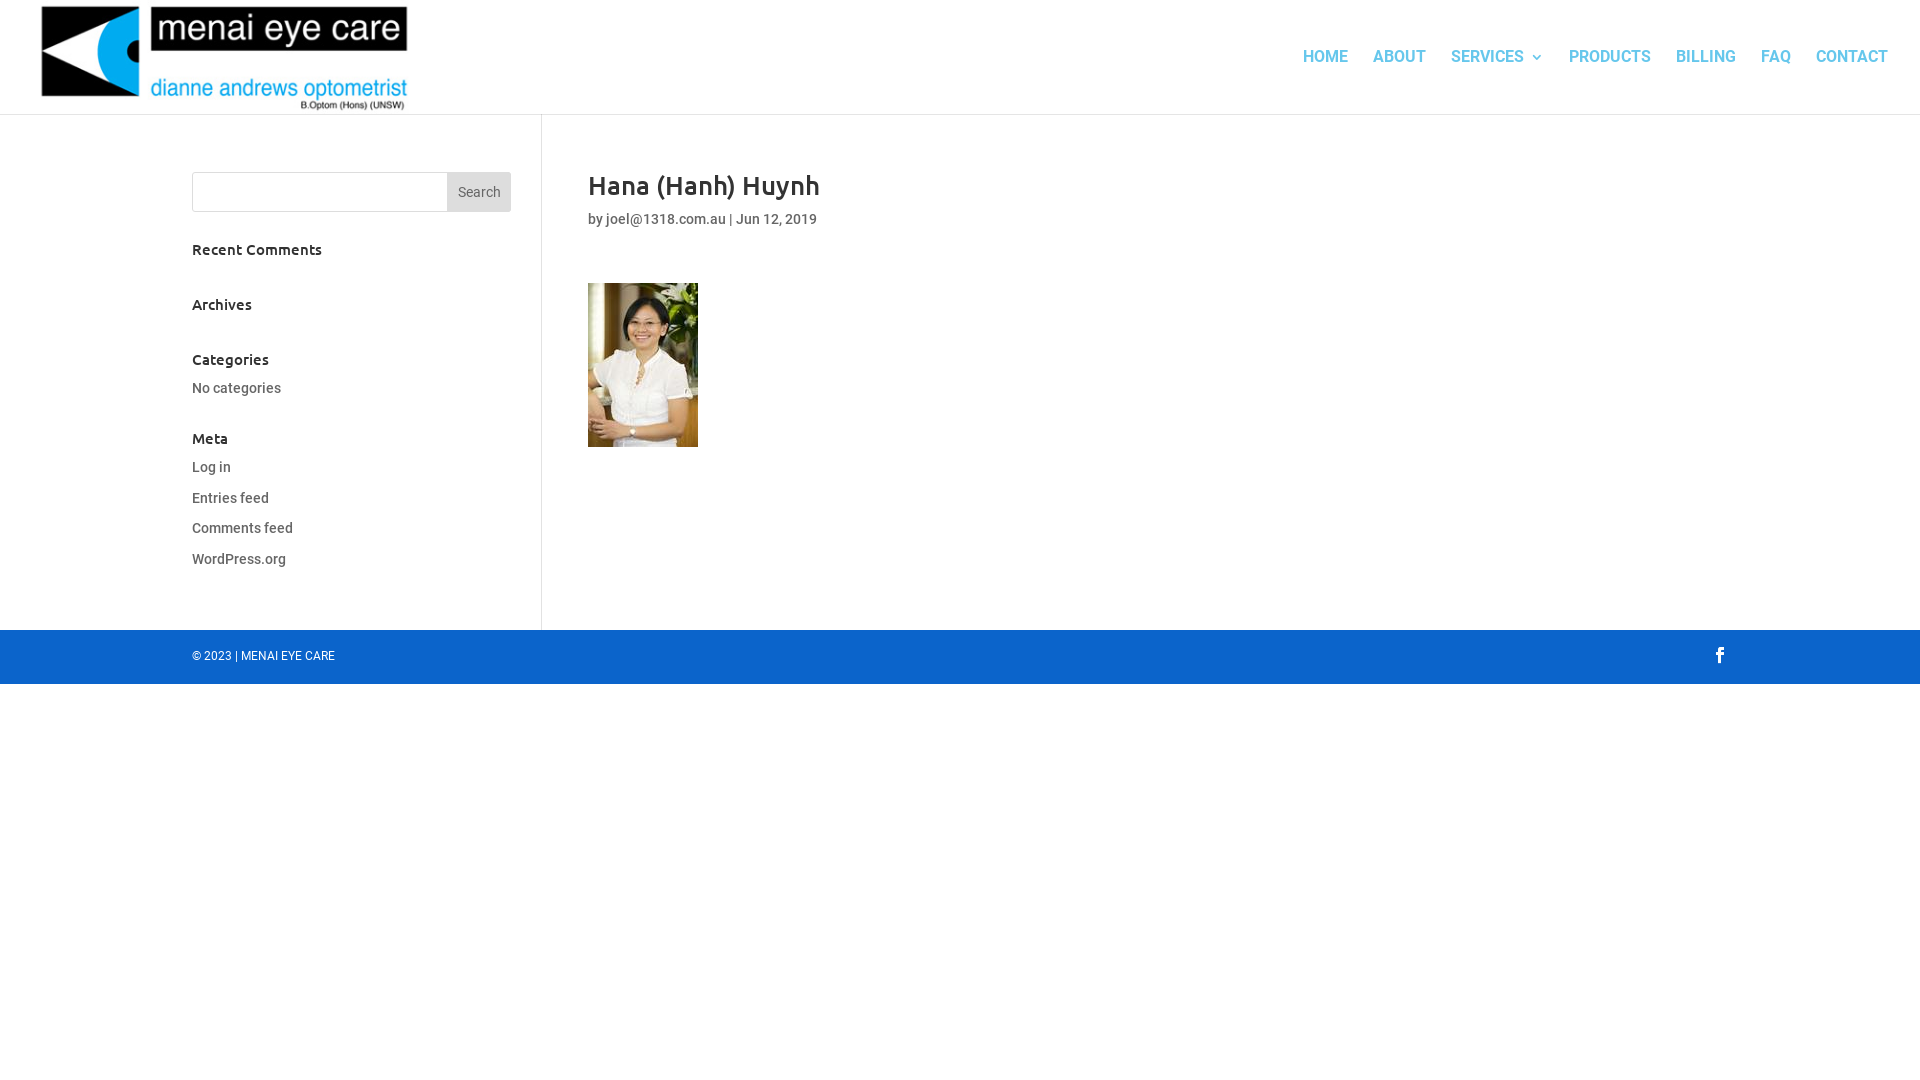  I want to click on 'CONTACT', so click(1851, 80).